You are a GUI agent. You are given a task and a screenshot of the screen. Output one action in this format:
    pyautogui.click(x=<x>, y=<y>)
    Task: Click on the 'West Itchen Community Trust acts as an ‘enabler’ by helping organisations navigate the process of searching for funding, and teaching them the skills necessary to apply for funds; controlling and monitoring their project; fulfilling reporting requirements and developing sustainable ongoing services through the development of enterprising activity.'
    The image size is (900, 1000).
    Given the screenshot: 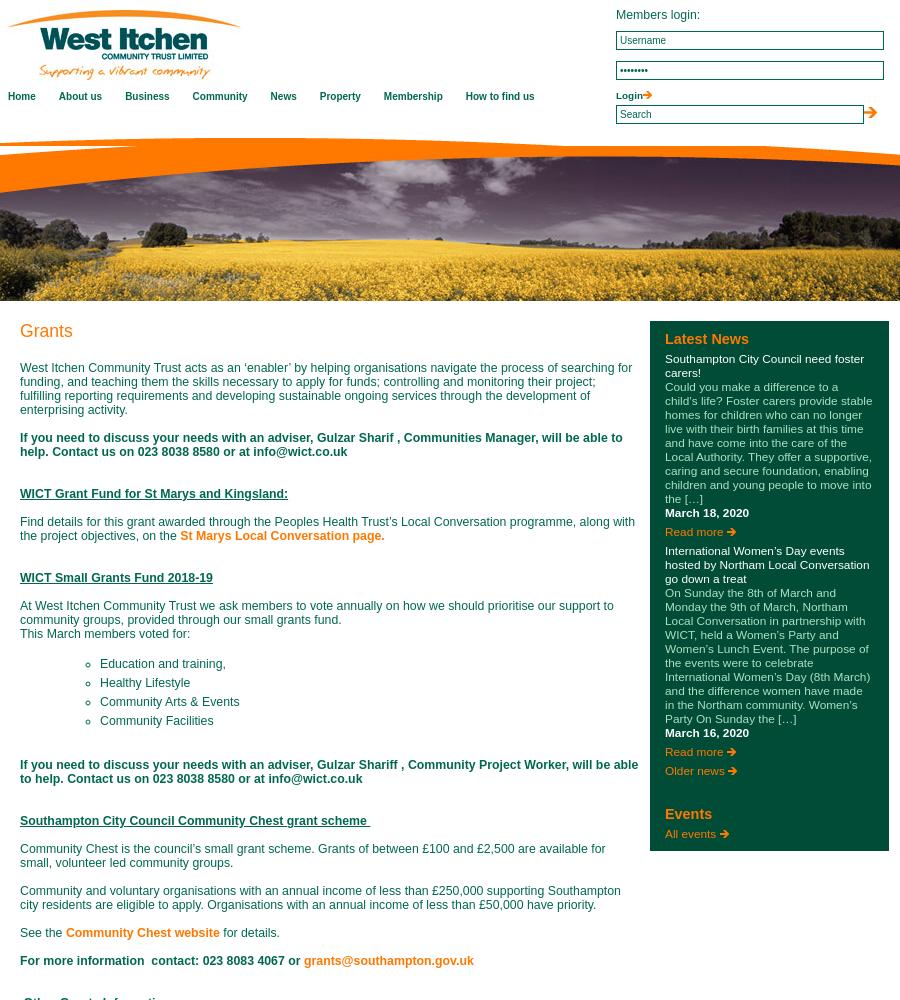 What is the action you would take?
    pyautogui.click(x=324, y=389)
    